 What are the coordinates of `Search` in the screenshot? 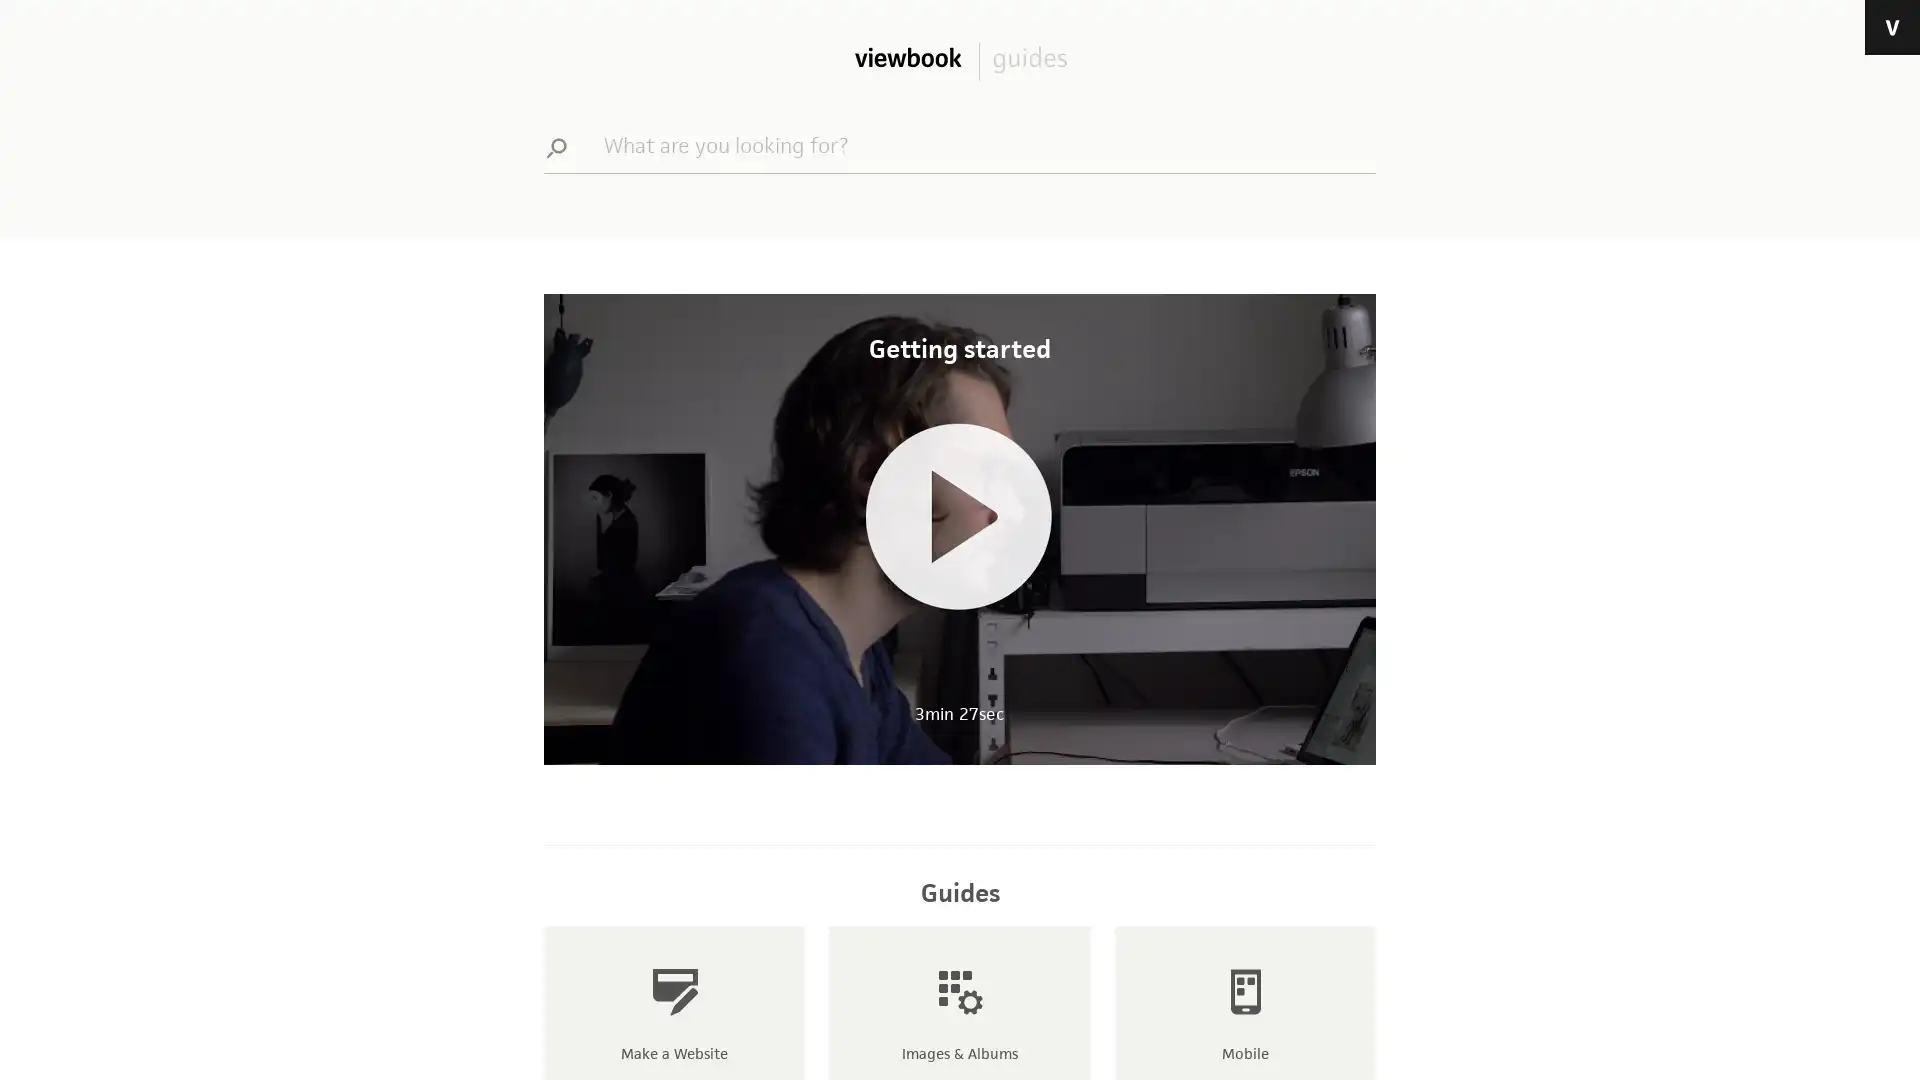 It's located at (565, 145).